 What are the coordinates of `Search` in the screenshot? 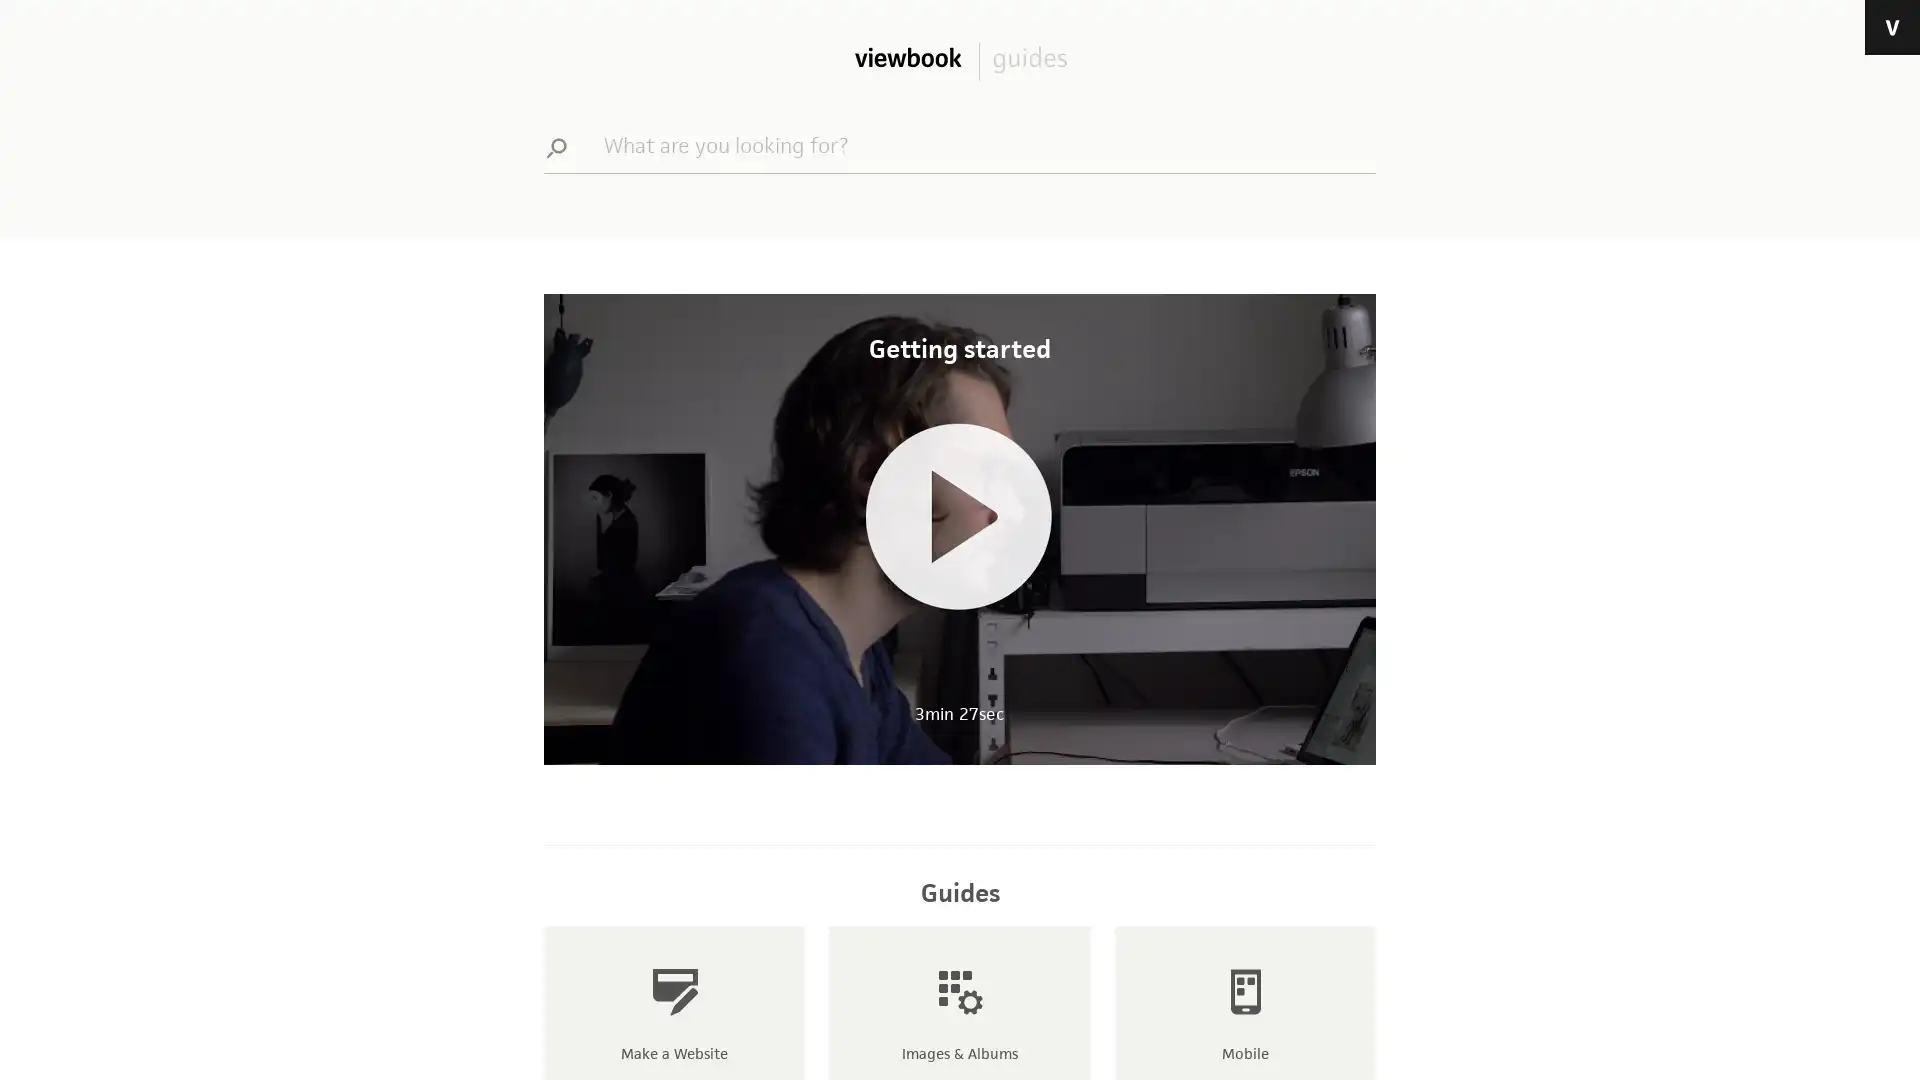 It's located at (565, 145).